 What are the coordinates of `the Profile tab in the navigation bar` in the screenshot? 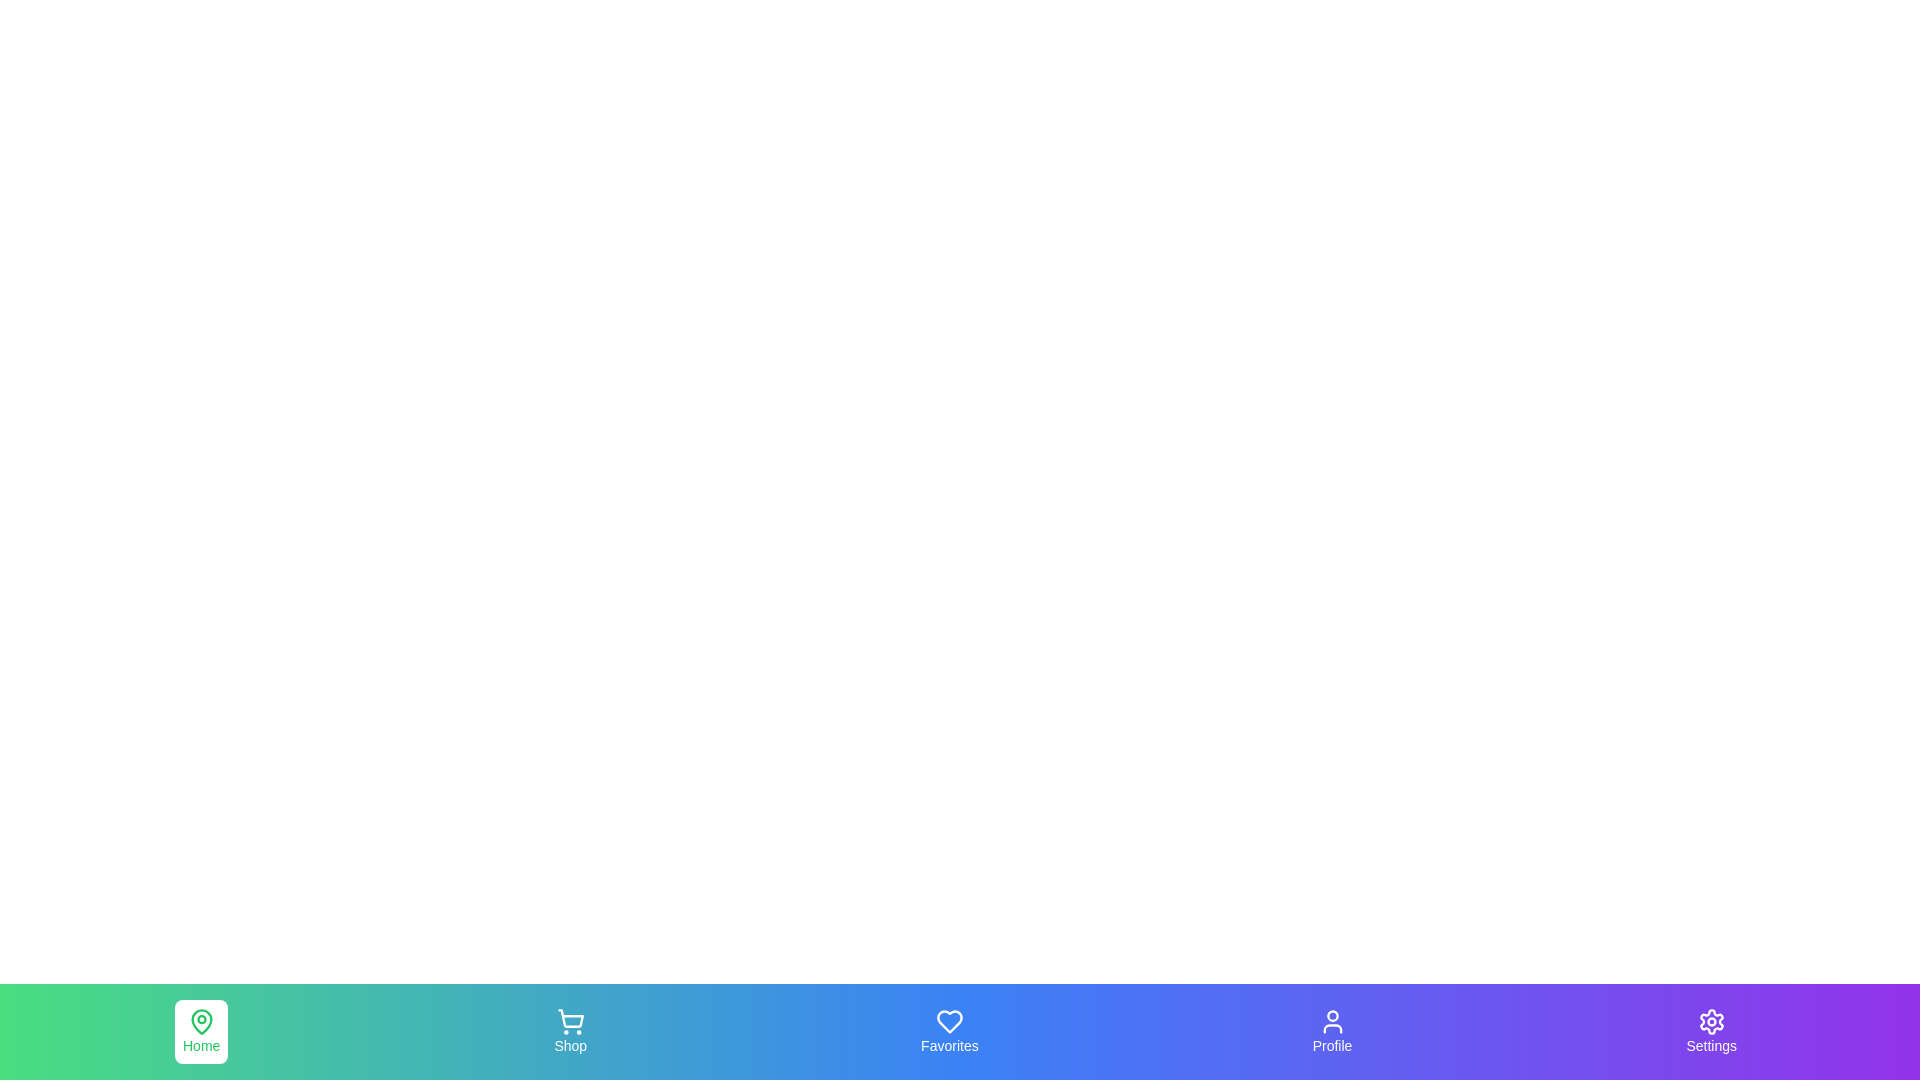 It's located at (1332, 1032).